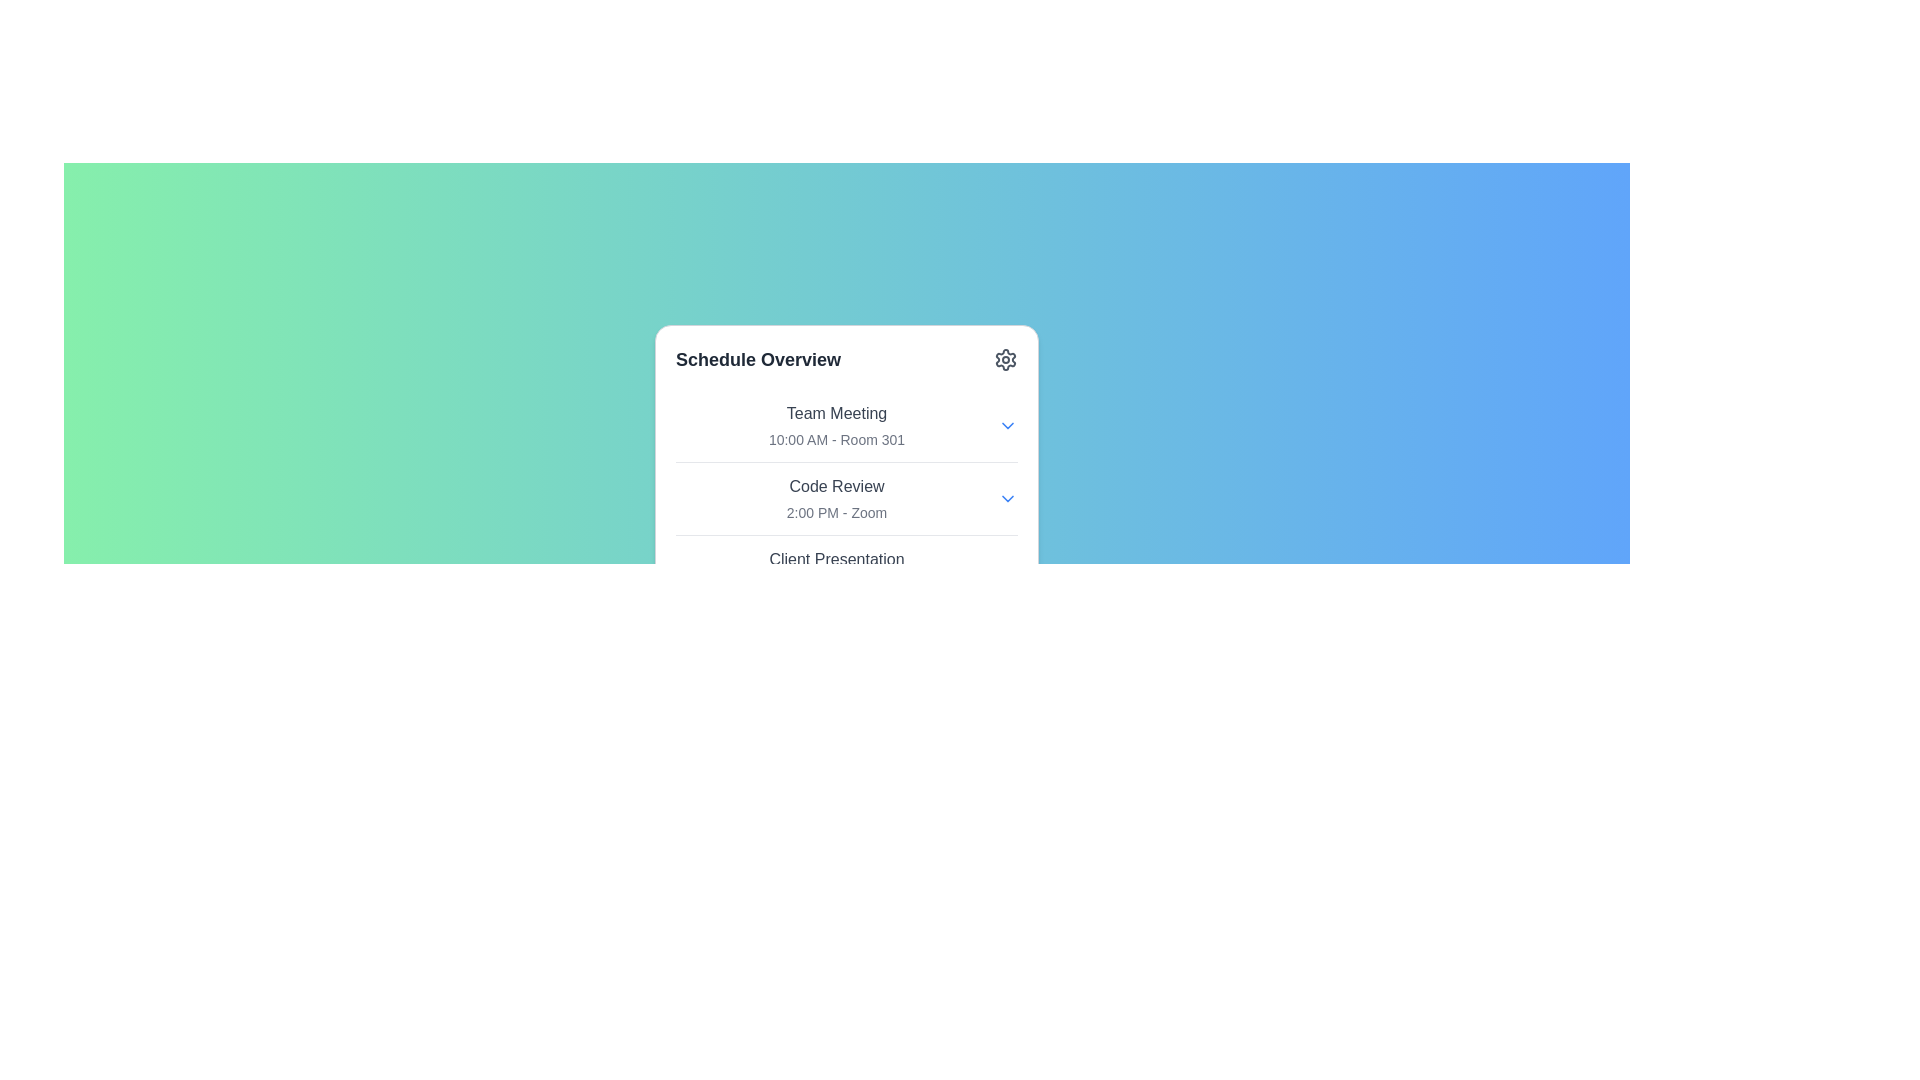 This screenshot has width=1920, height=1080. I want to click on the text label displaying '2:00 PM - Zoom', which is positioned below the title 'Code Review' in a gray font, so click(836, 512).